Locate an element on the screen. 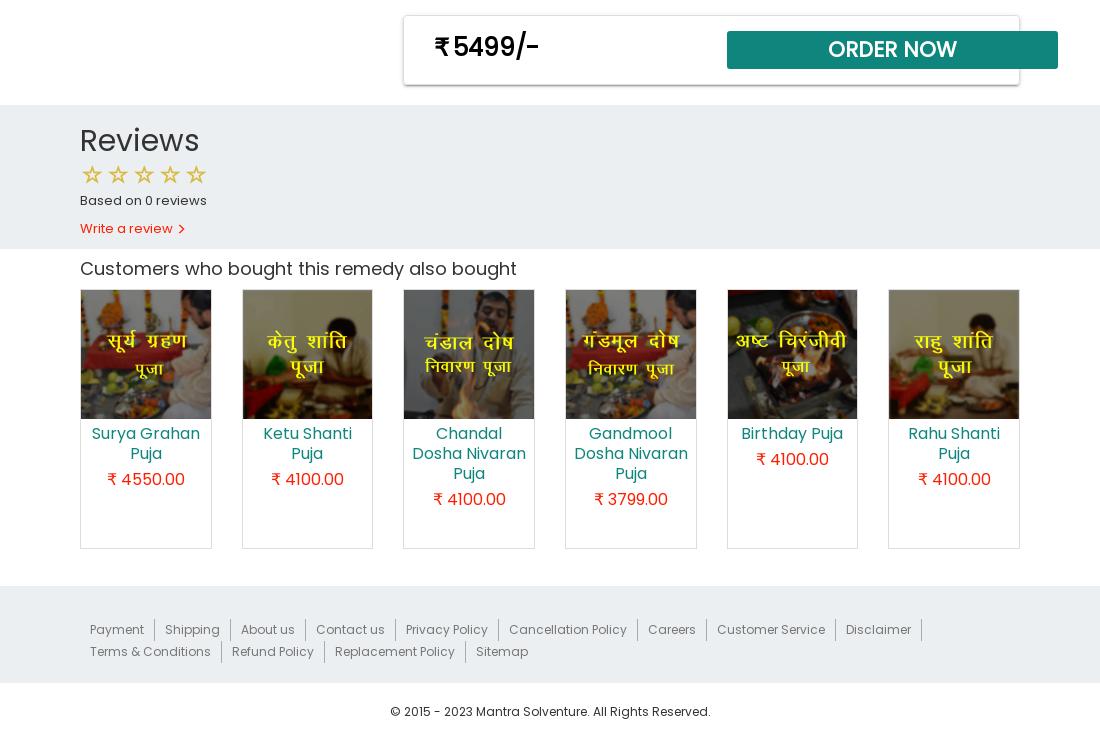 The image size is (1100, 740). 'Write a review' is located at coordinates (128, 228).